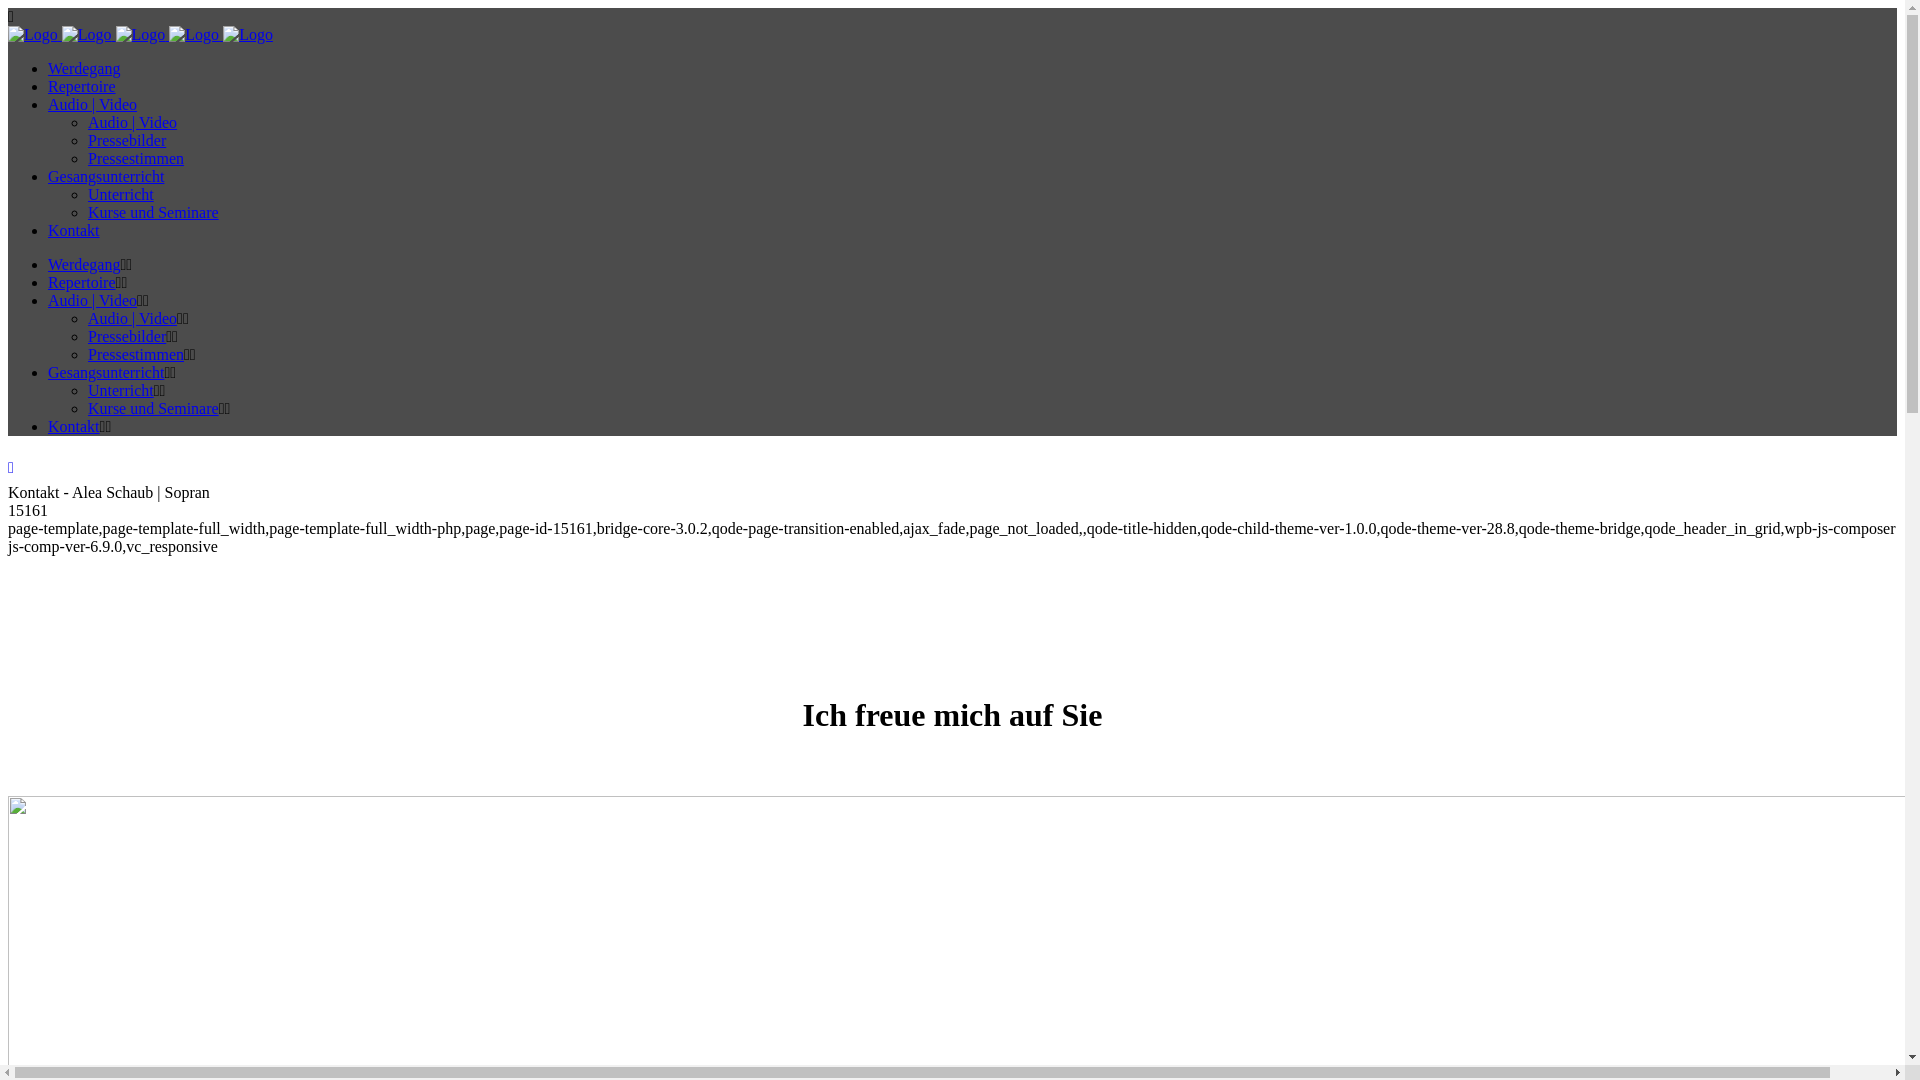 The width and height of the screenshot is (1920, 1080). I want to click on 'Pressebilder', so click(86, 335).